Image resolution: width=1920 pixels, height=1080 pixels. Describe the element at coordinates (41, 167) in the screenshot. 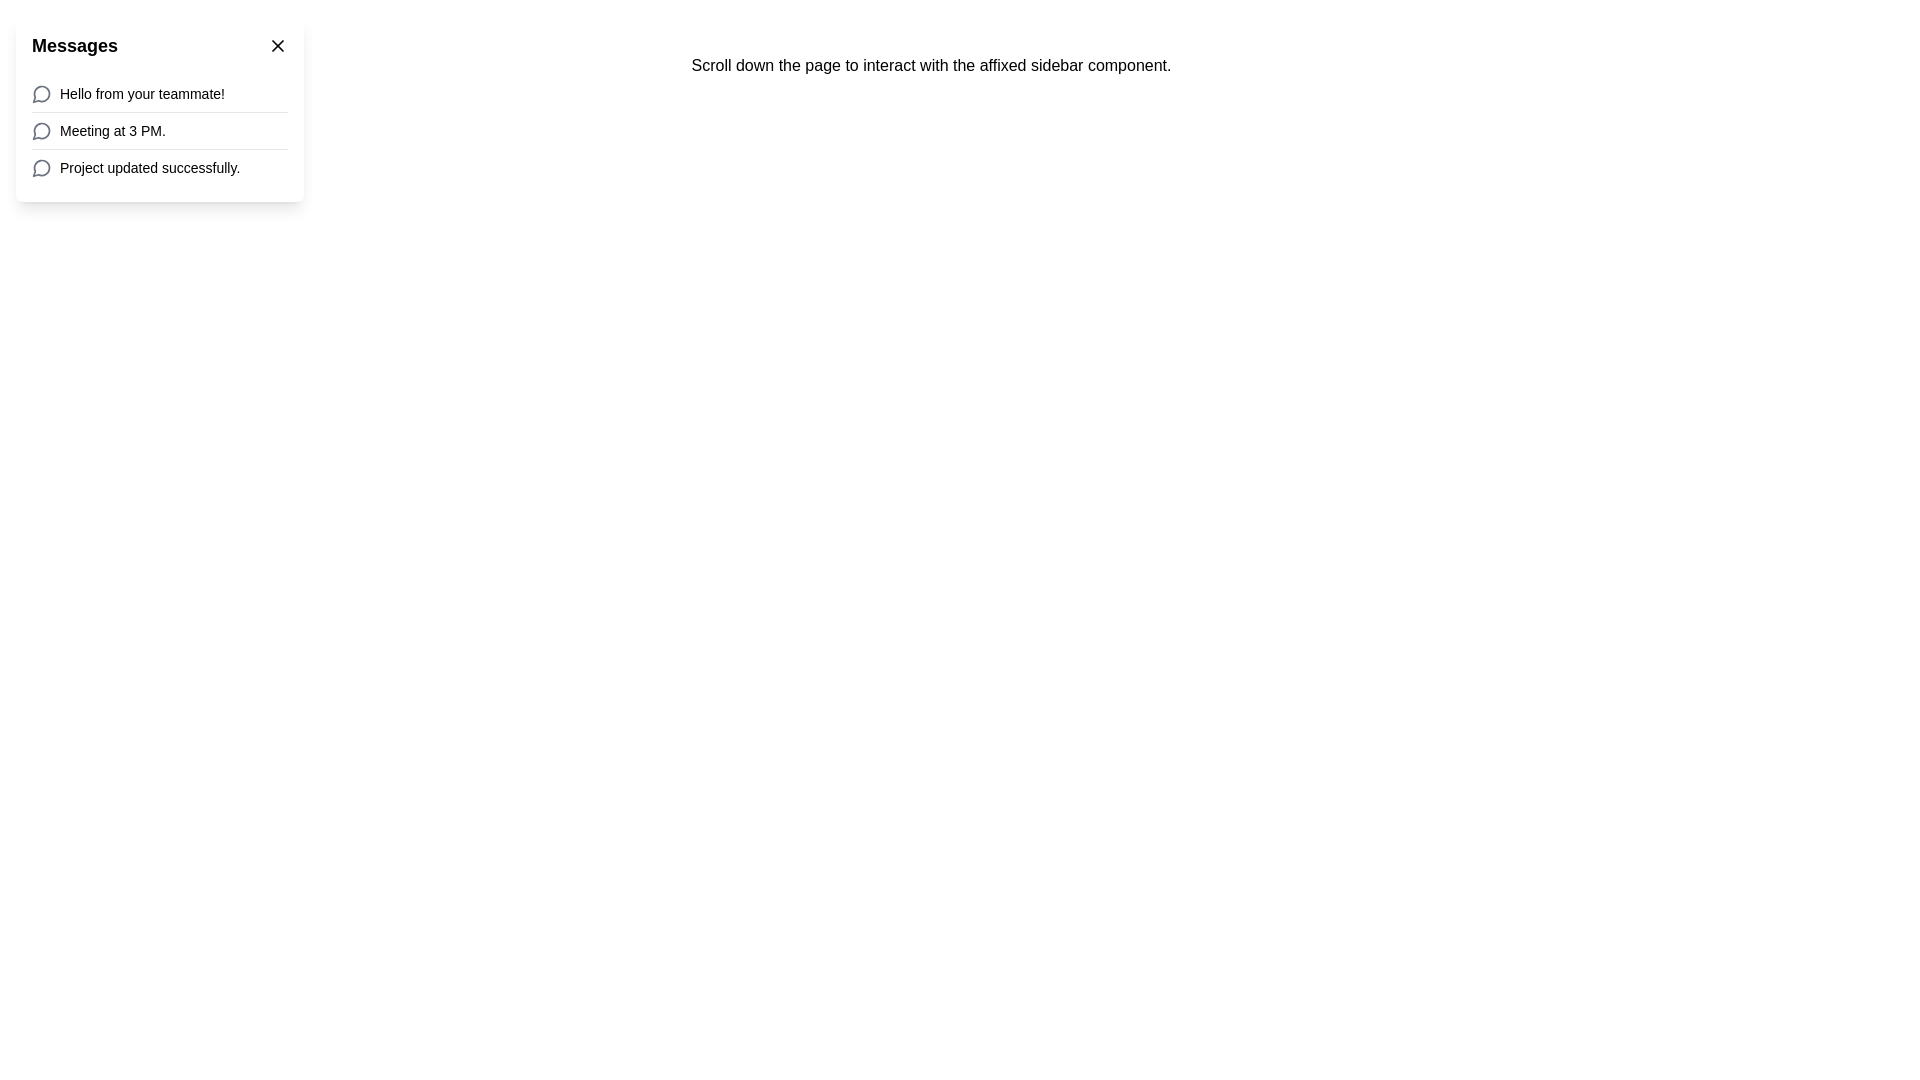

I see `the icon preceding the third message item labeled 'Project updated successfully' in the bottom portion of the messages sidebar, near the left` at that location.